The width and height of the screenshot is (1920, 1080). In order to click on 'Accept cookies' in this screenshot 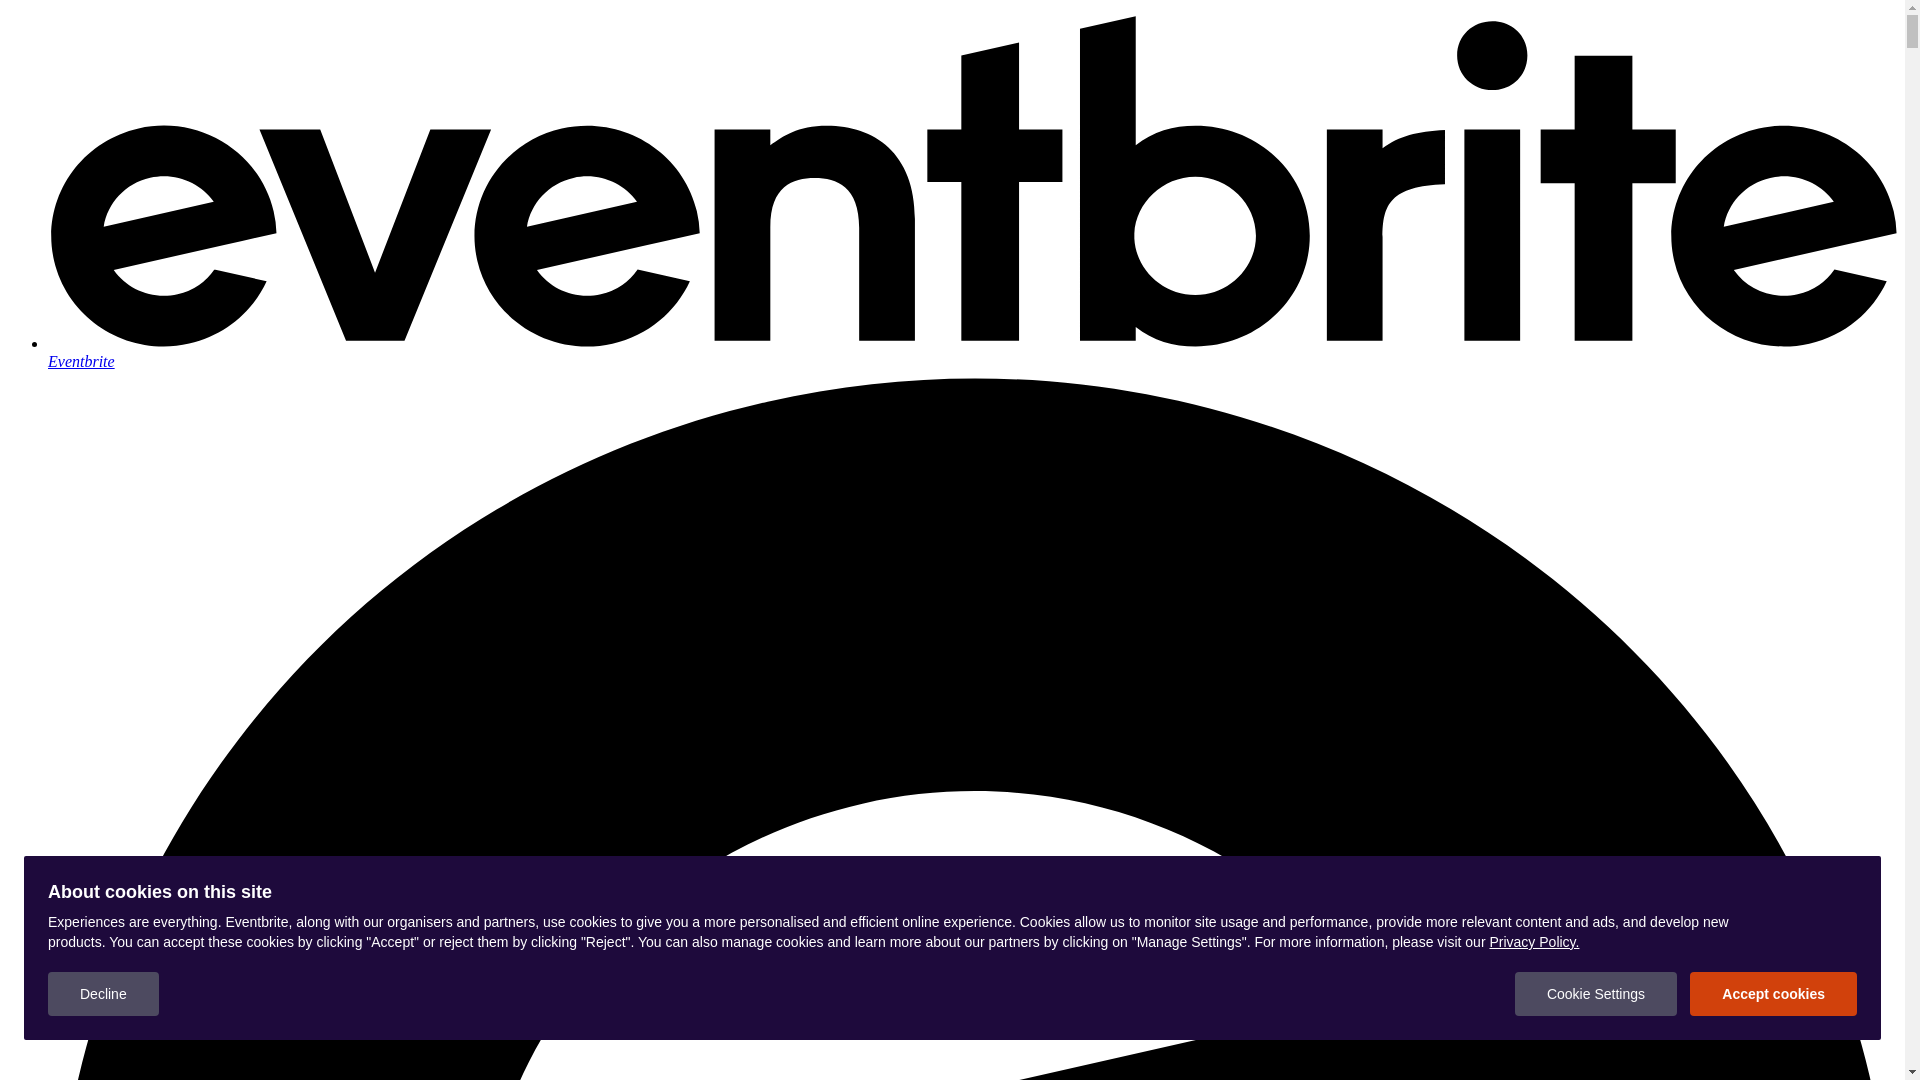, I will do `click(1773, 994)`.